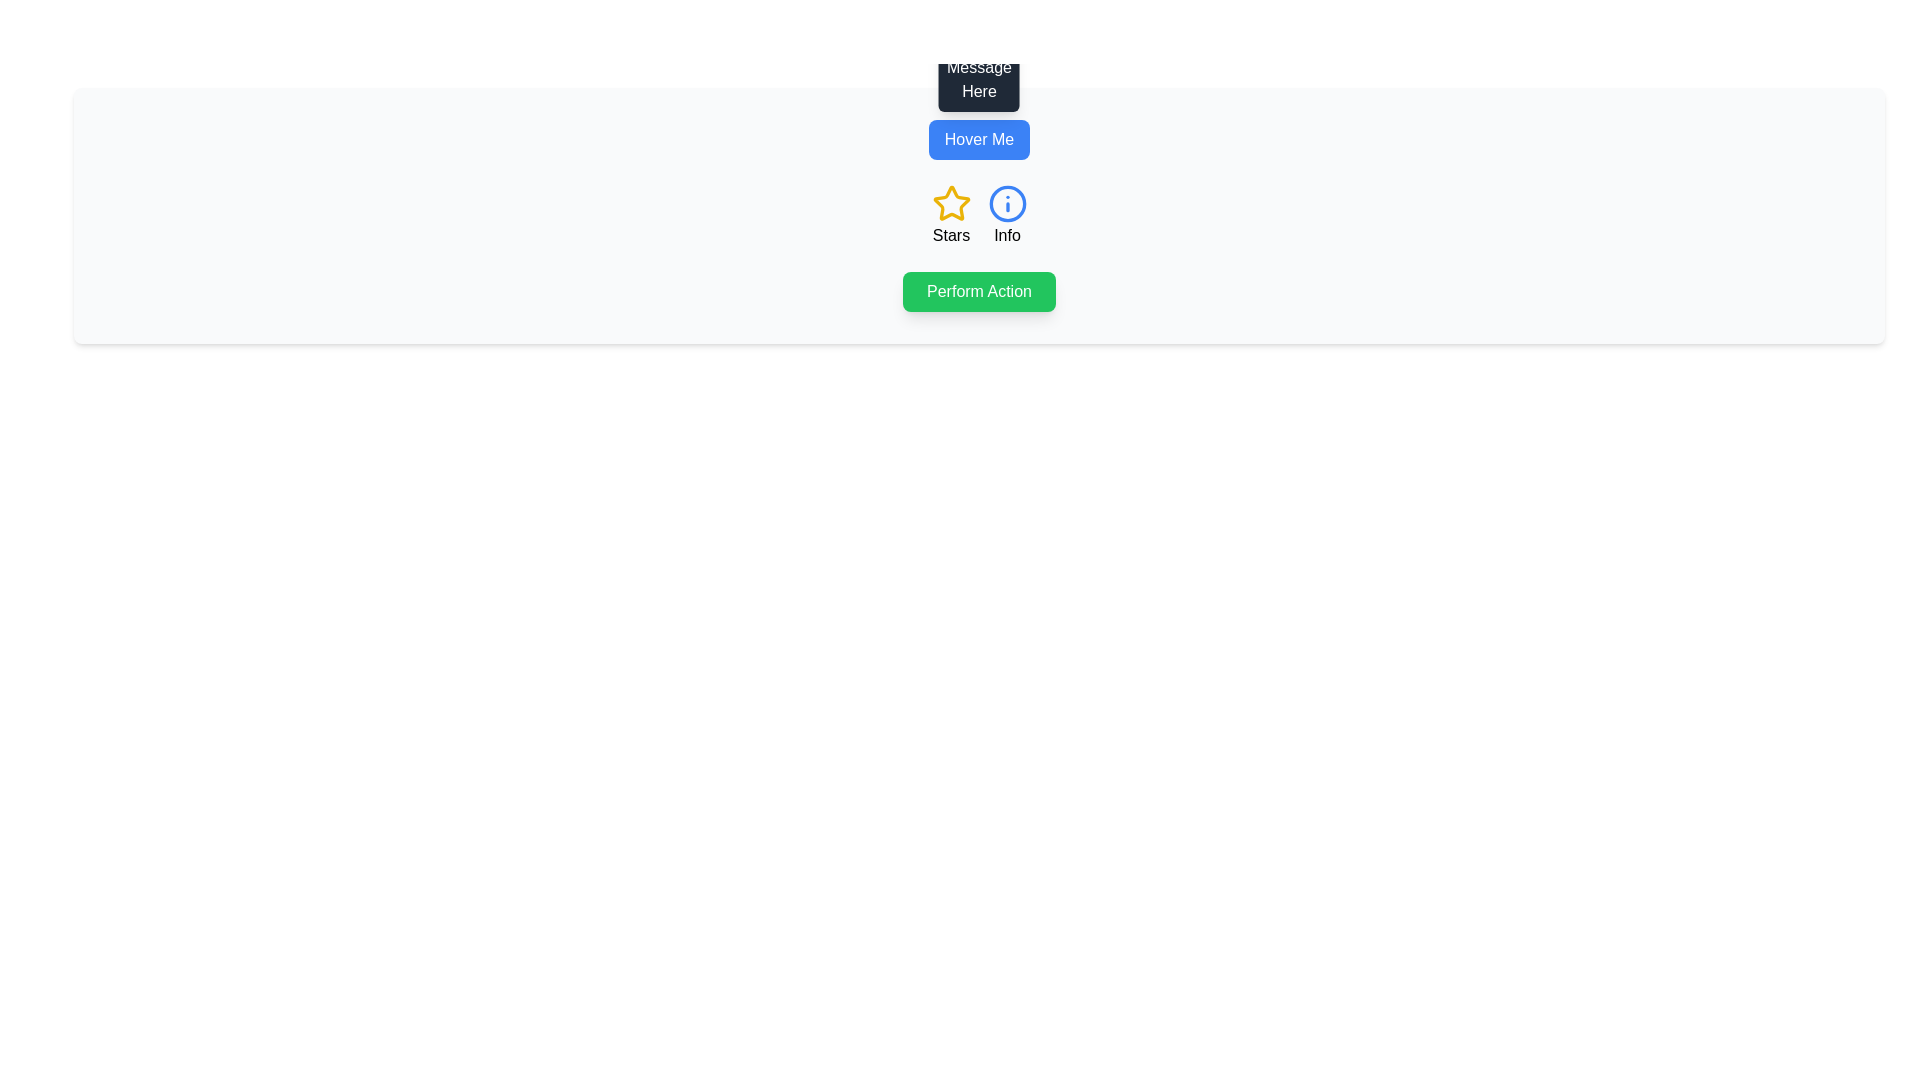 This screenshot has width=1920, height=1080. What do you see at coordinates (950, 203) in the screenshot?
I see `the star icon used to convey a rating, favorite, or related feature, which is positioned to the left of an information button and below a blue 'Hover Me' button` at bounding box center [950, 203].